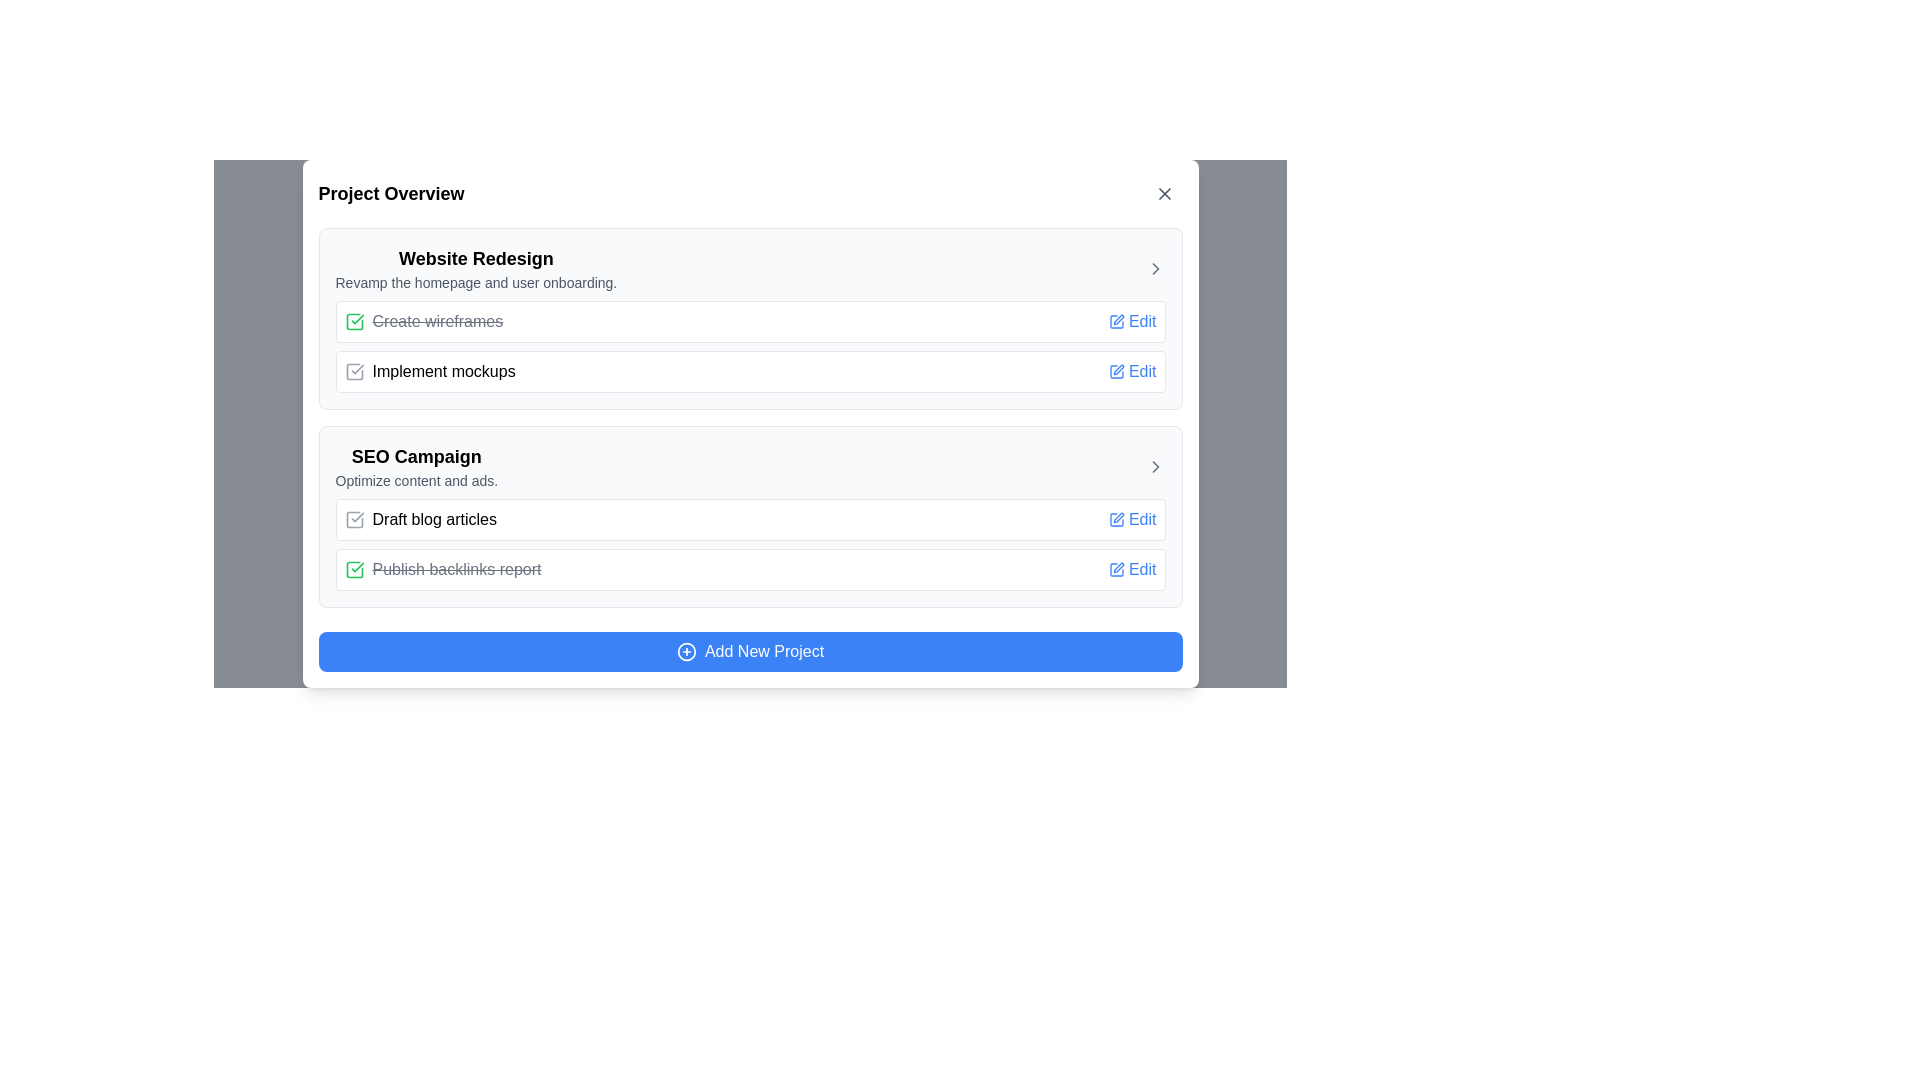 The height and width of the screenshot is (1080, 1920). What do you see at coordinates (749, 515) in the screenshot?
I see `the 'SEO Campaign' task summary section` at bounding box center [749, 515].